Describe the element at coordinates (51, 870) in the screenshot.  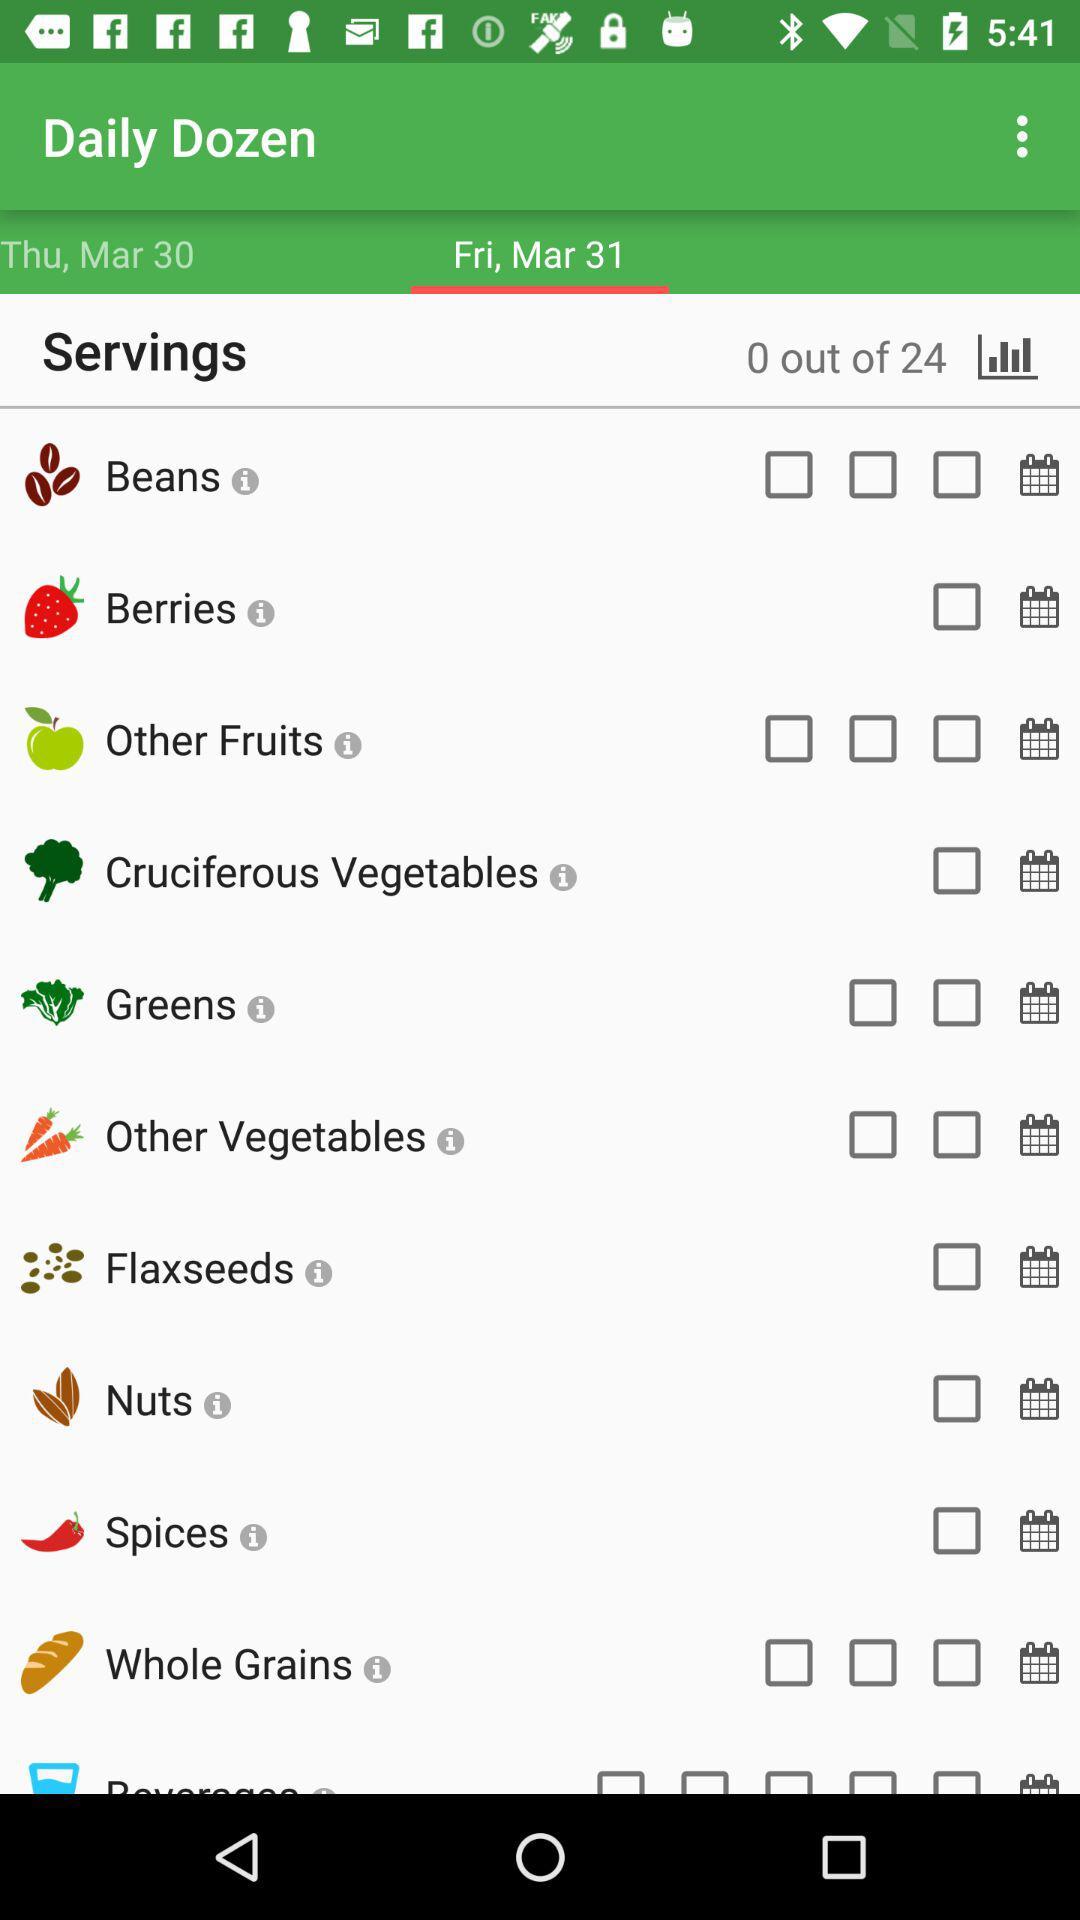
I see `the weather icon` at that location.